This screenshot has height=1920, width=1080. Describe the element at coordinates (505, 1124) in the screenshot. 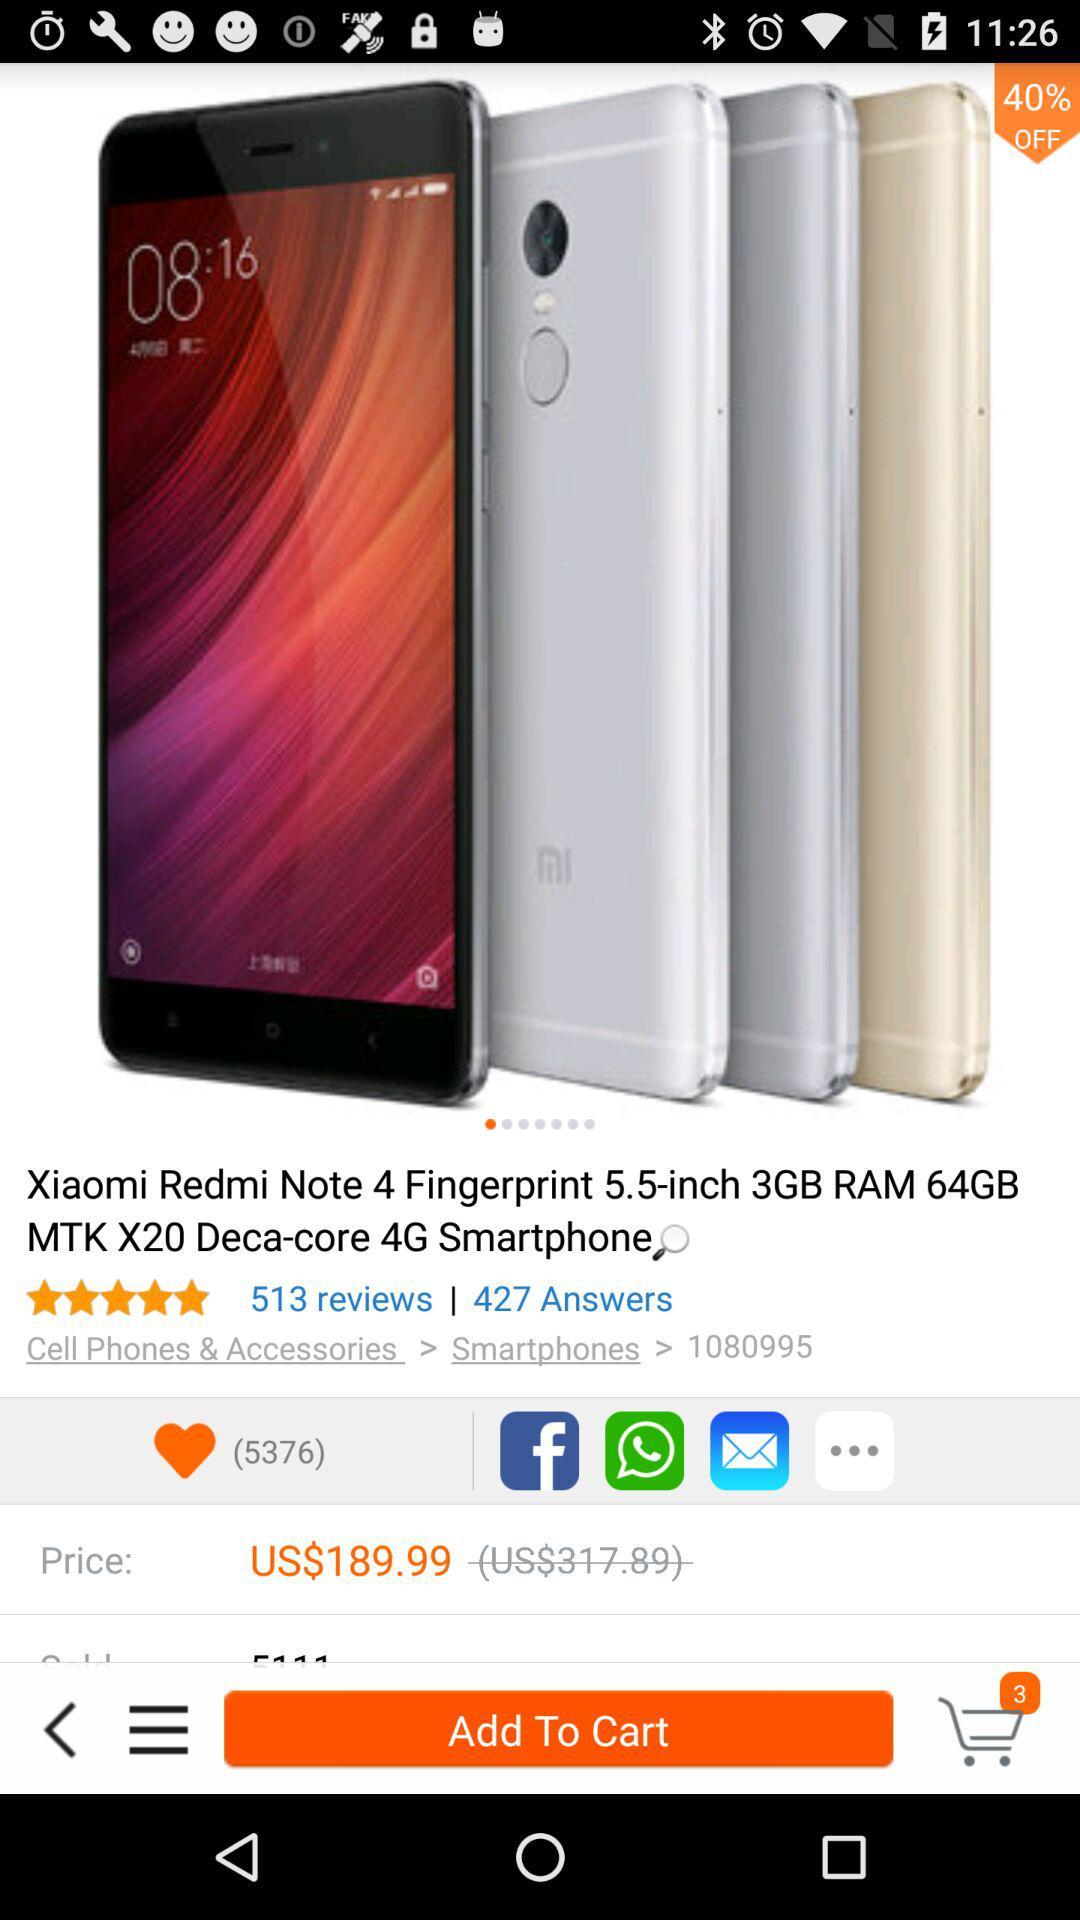

I see `second picture` at that location.